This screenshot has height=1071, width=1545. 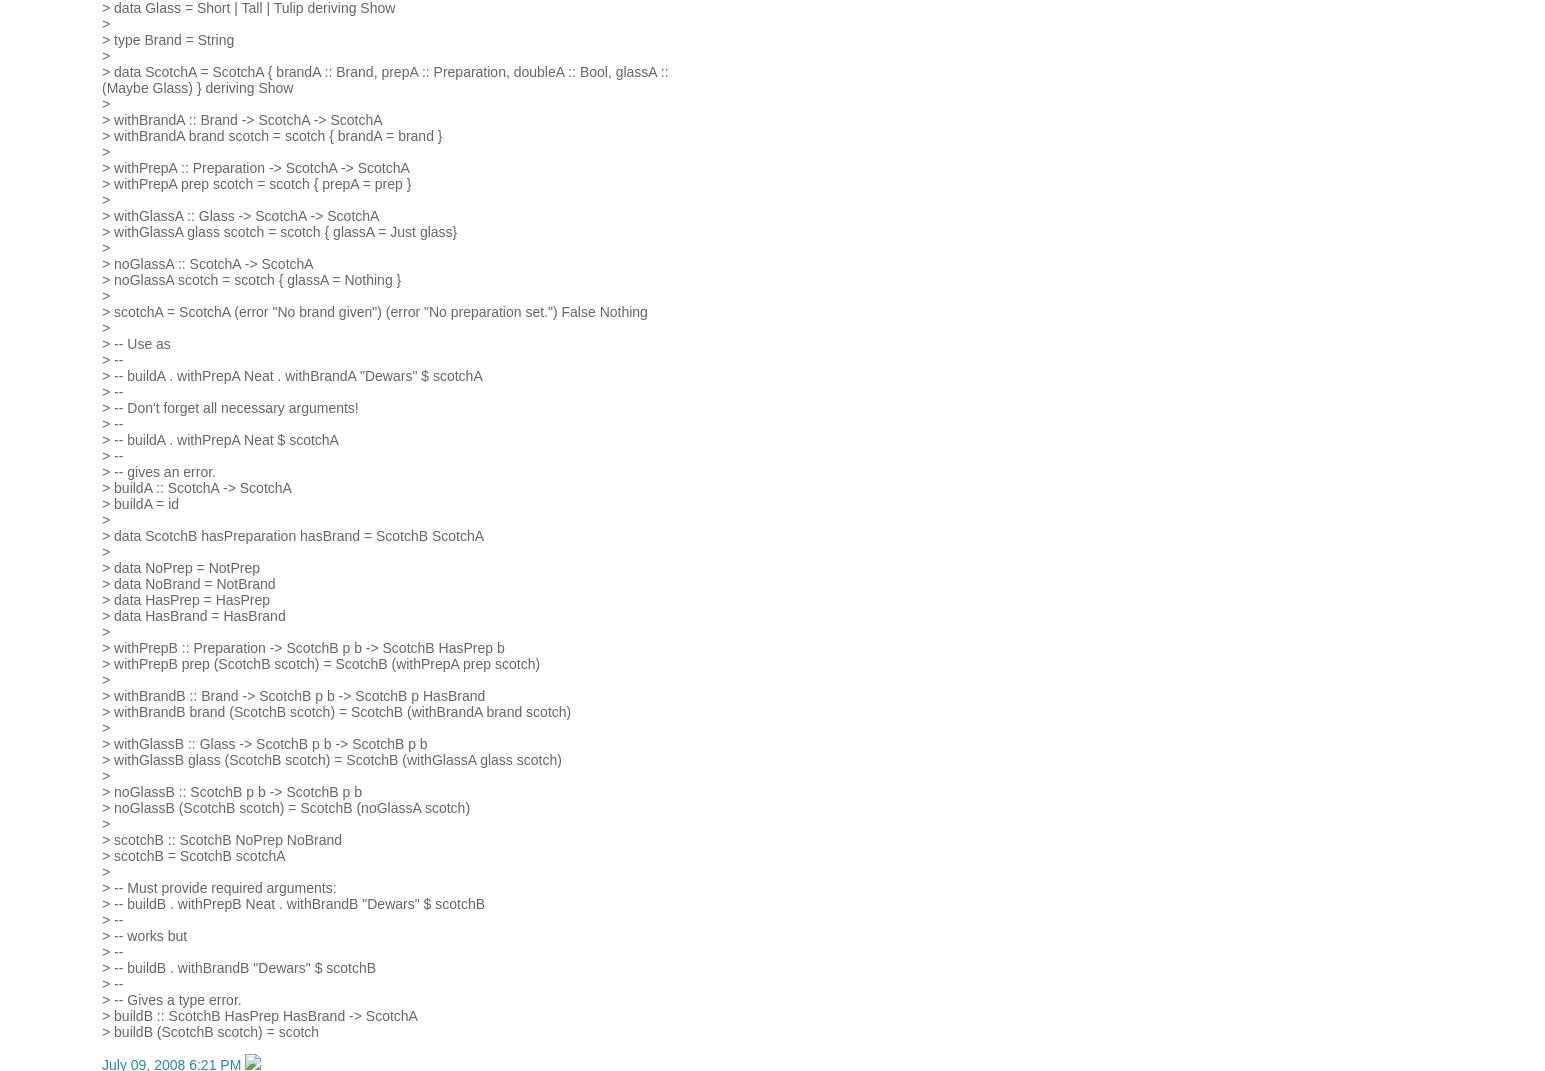 I want to click on '> data Glass = Short | Tall | Tulip deriving Show', so click(x=248, y=7).